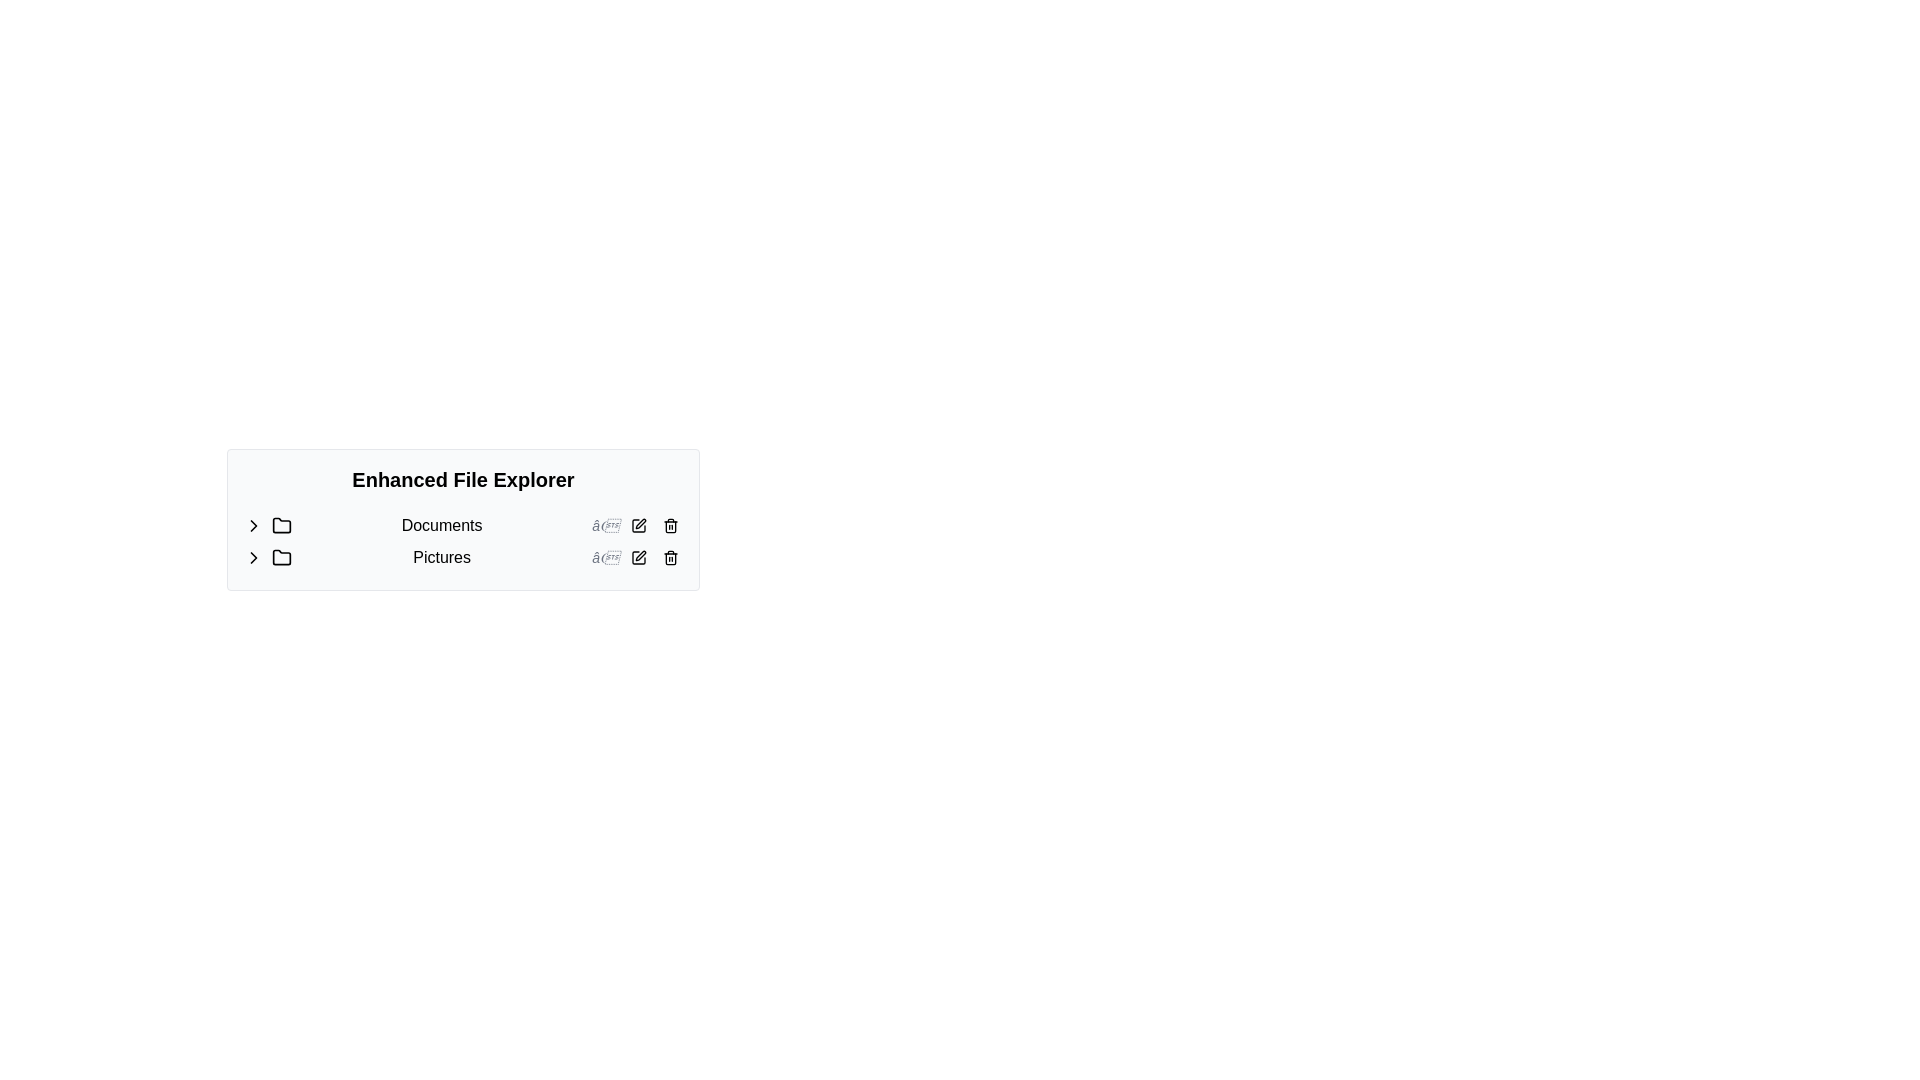 Image resolution: width=1920 pixels, height=1080 pixels. I want to click on the delete icon button located at the far right of the row corresponding to the 'Pictures' folder, so click(671, 558).